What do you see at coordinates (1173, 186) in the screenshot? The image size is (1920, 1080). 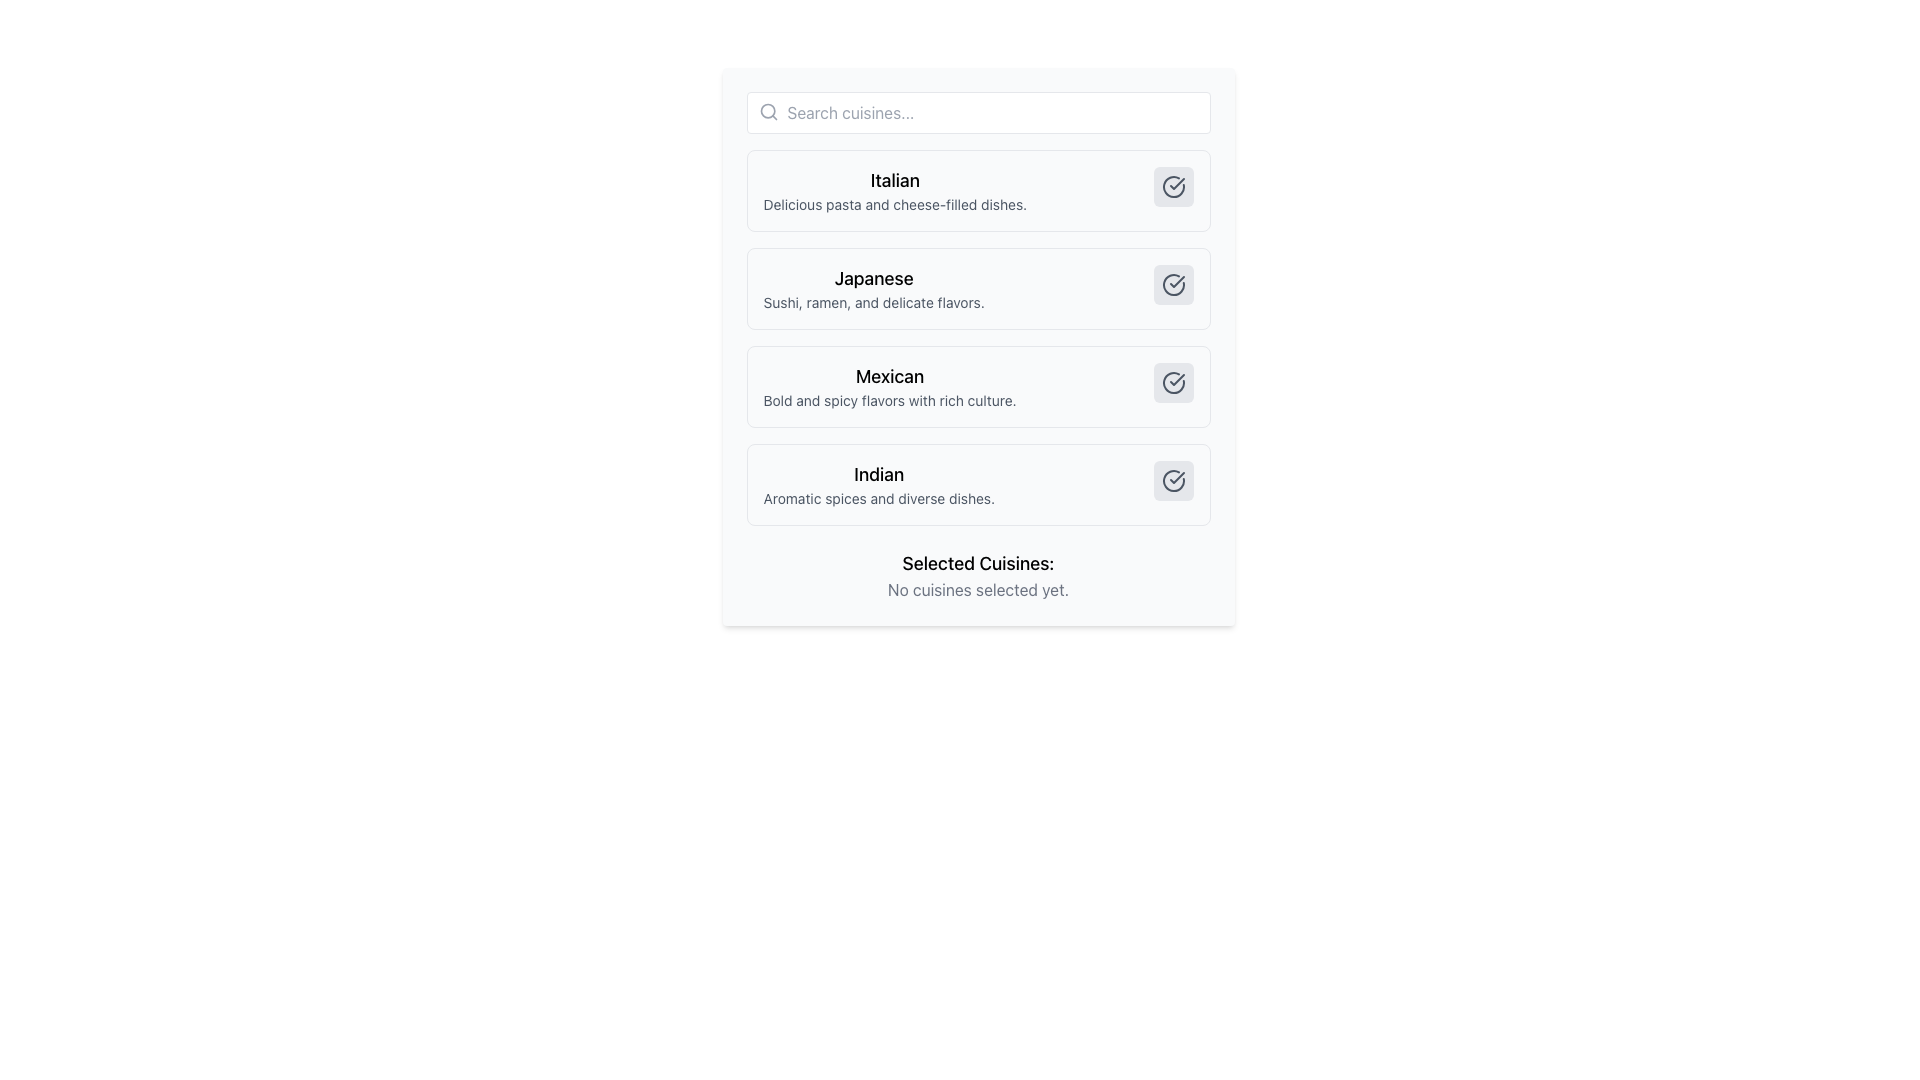 I see `the button` at bounding box center [1173, 186].